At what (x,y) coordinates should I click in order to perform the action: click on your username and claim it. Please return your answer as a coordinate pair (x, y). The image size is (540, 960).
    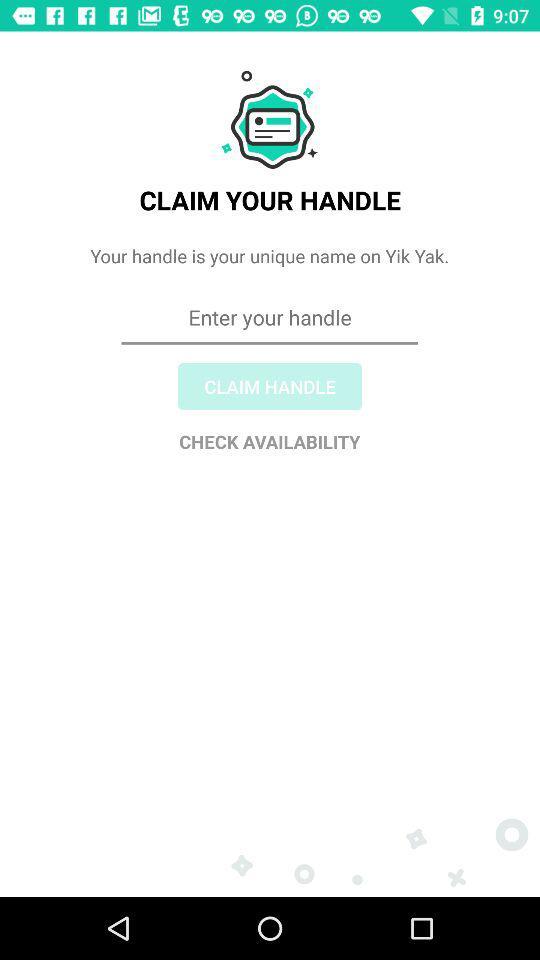
    Looking at the image, I should click on (270, 389).